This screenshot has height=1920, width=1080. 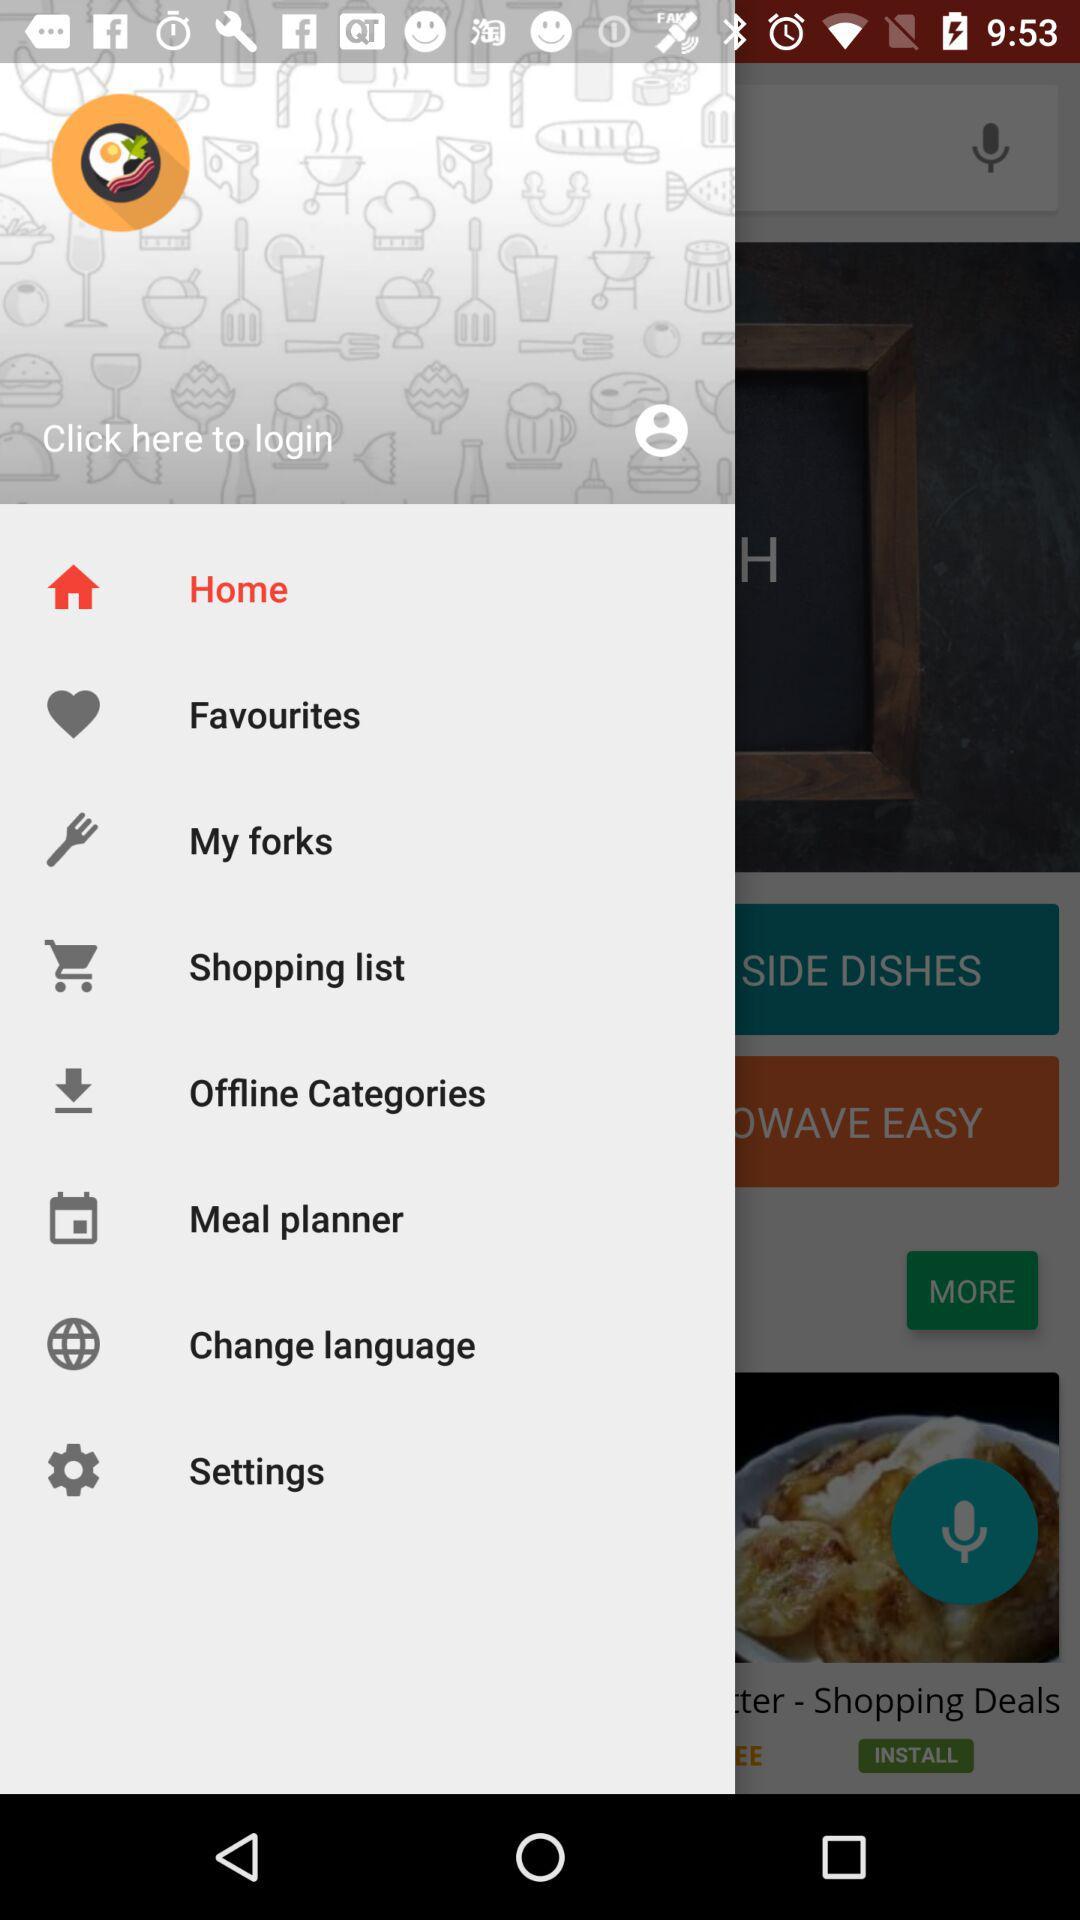 What do you see at coordinates (990, 146) in the screenshot?
I see `the microphone icon` at bounding box center [990, 146].